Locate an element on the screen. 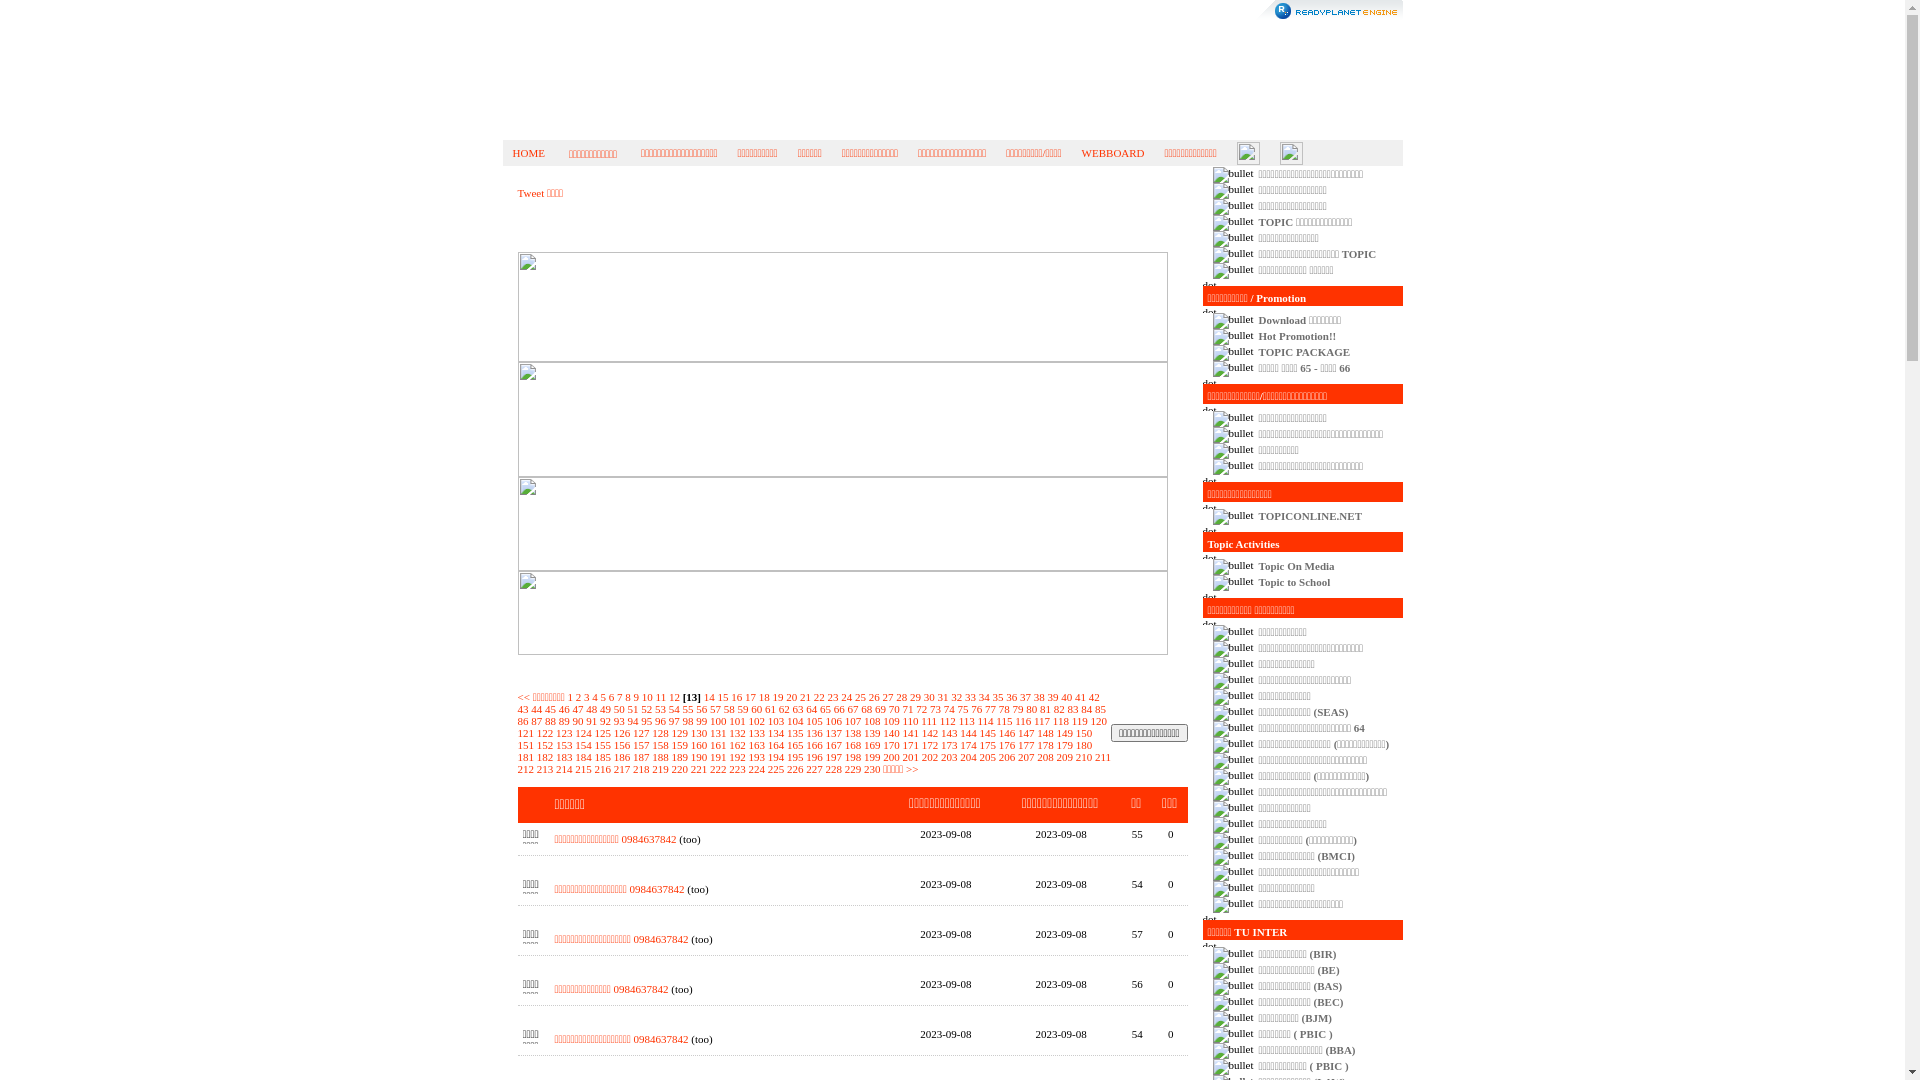  '54' is located at coordinates (674, 708).